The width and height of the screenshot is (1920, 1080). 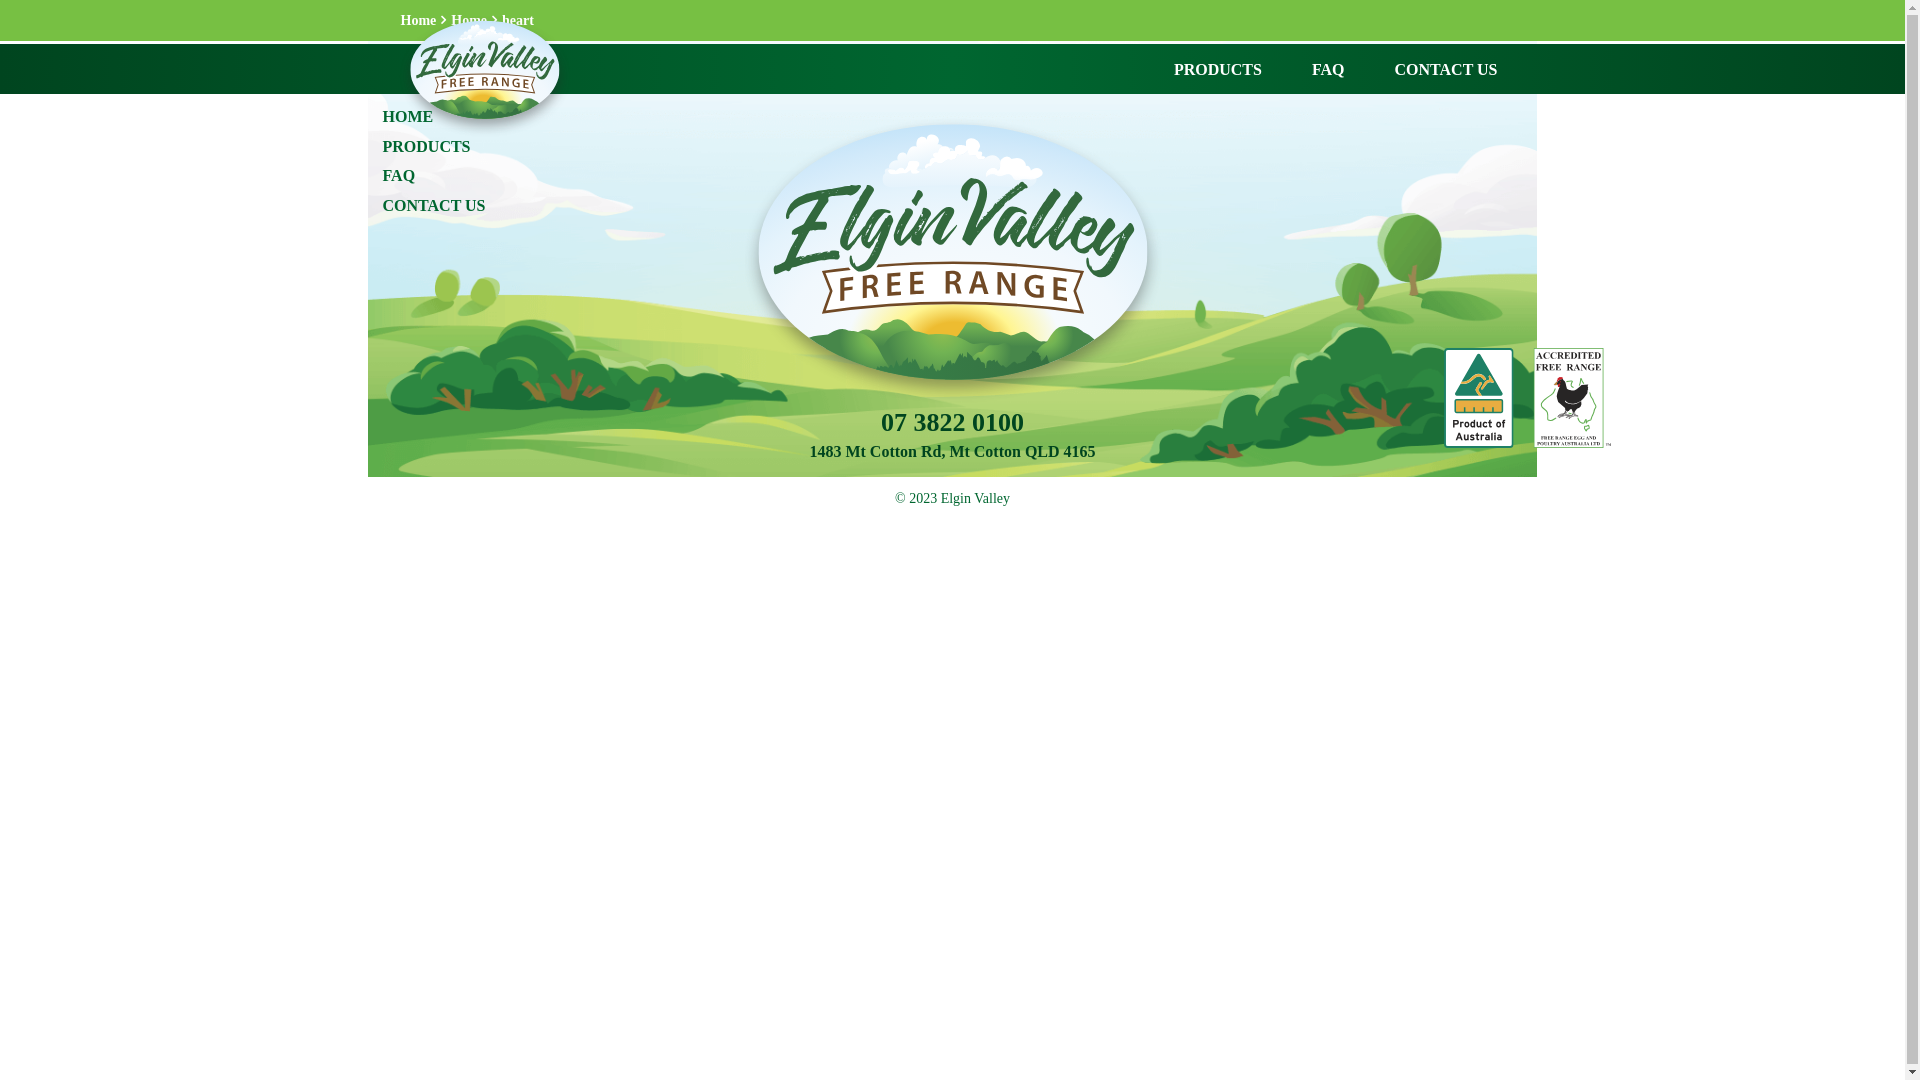 I want to click on '07 3822 0100', so click(x=951, y=421).